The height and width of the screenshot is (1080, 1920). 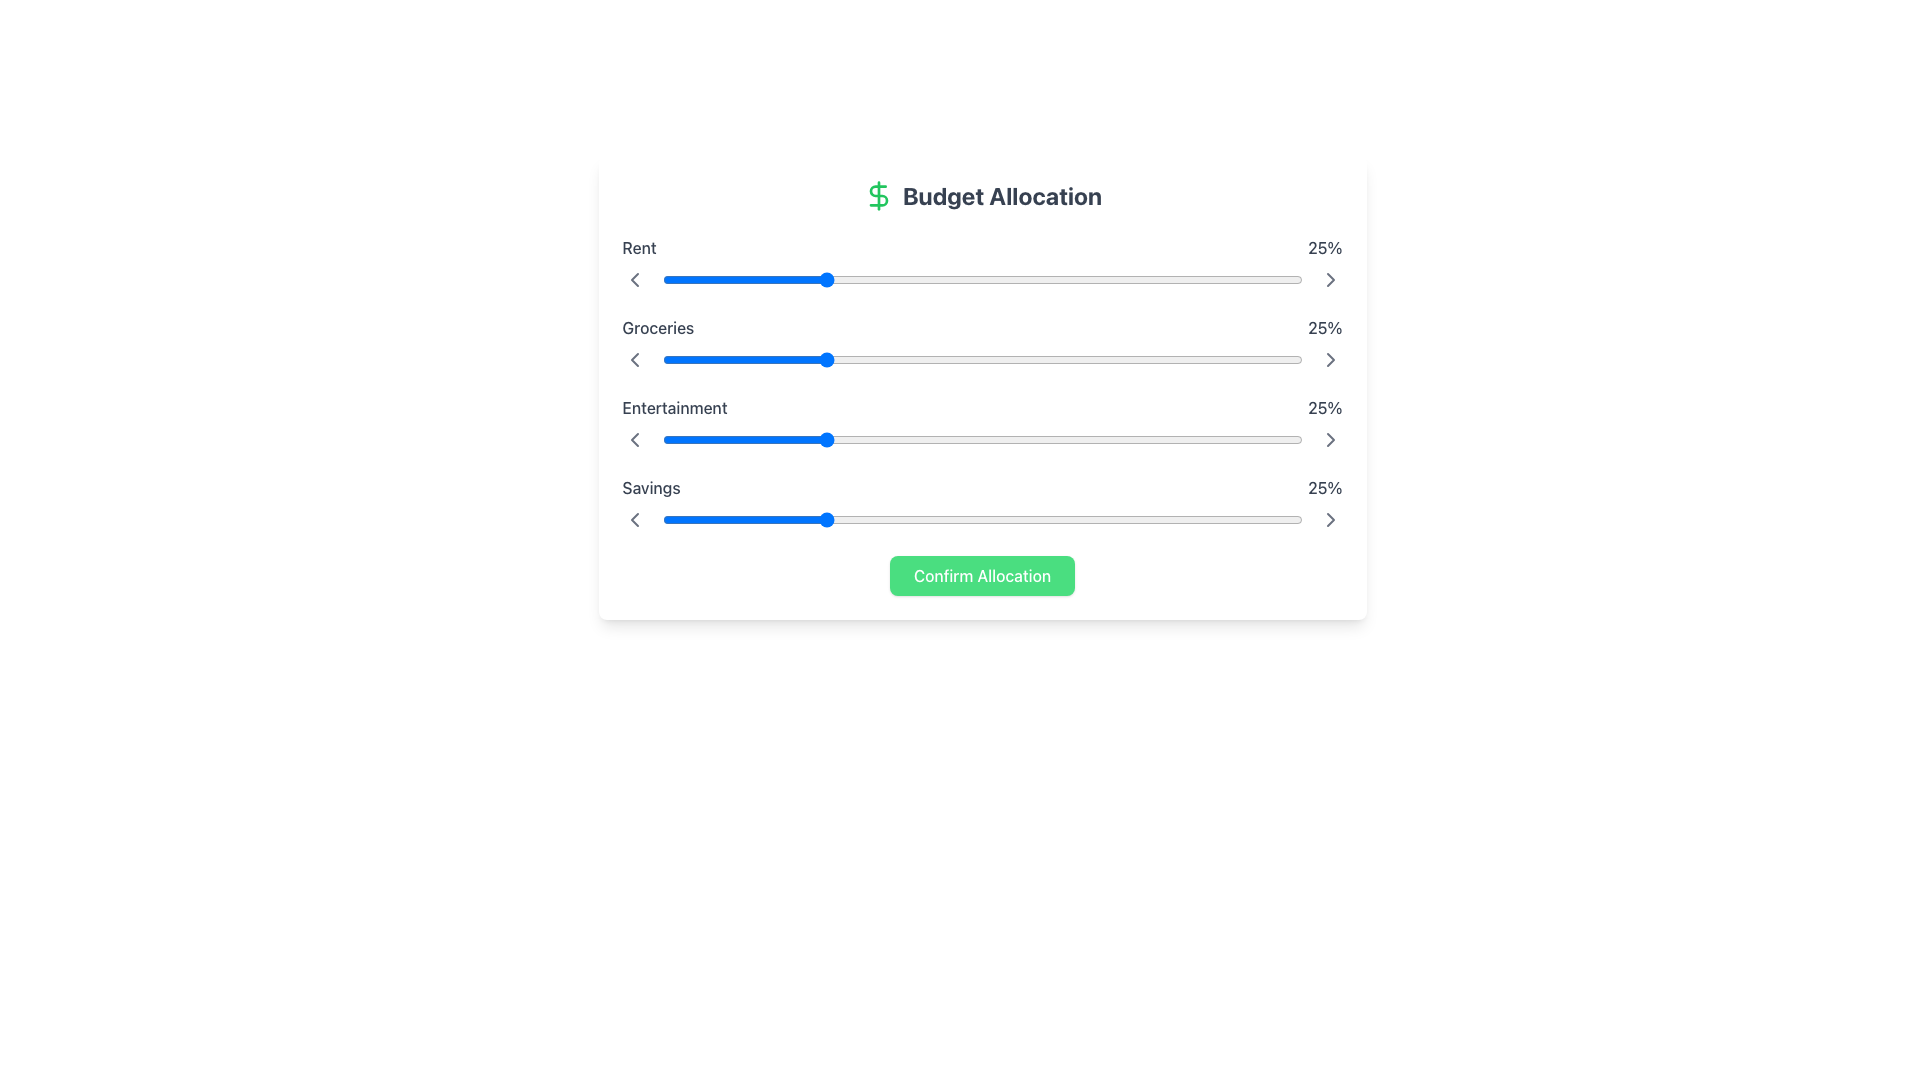 What do you see at coordinates (1325, 488) in the screenshot?
I see `the value displayed in the Static Text Label for the 'Savings' category in the Budget Allocation interface, specifically aligned with the 'Savings' label and showing 'Savings25%'` at bounding box center [1325, 488].